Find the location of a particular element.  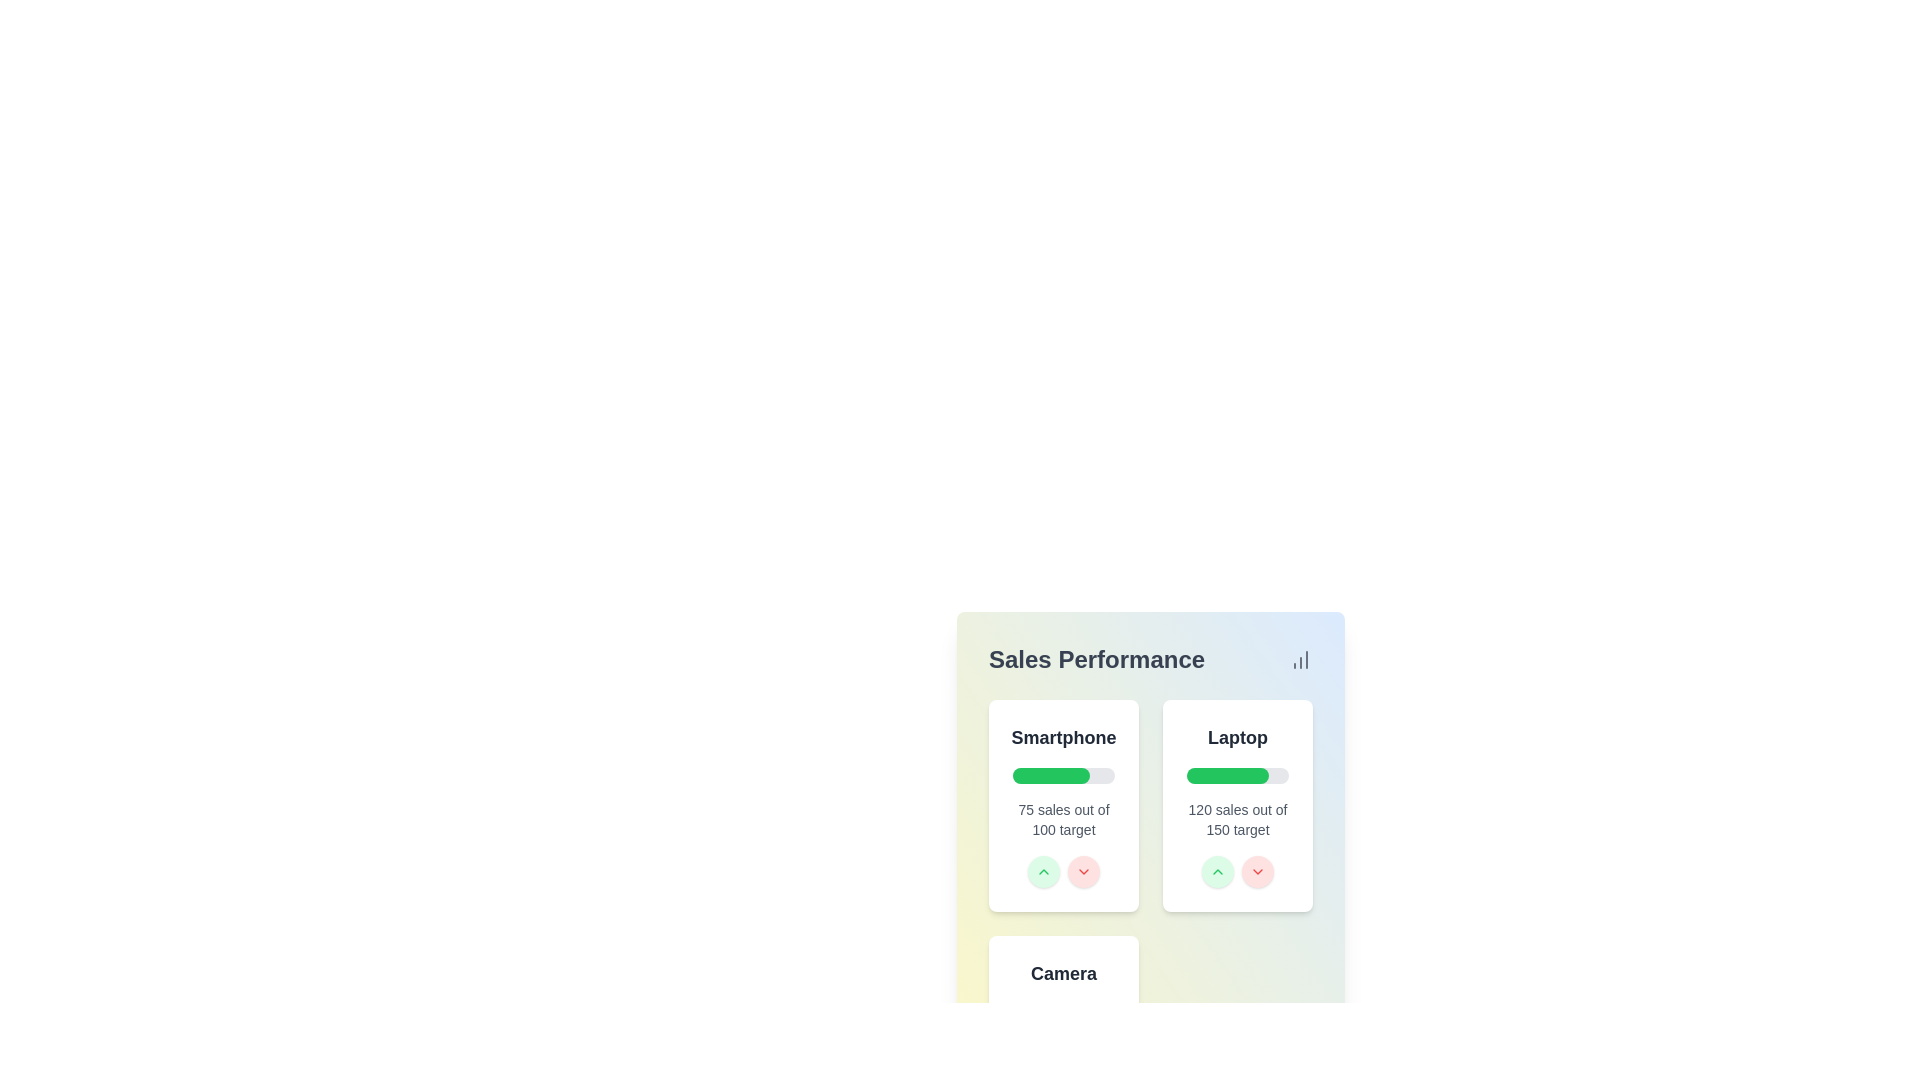

the green progress bar located in the 'Smartphone' card within the 'Sales Performance' section of the dashboard, visually represented by a rounded rectangular gray track is located at coordinates (1050, 774).